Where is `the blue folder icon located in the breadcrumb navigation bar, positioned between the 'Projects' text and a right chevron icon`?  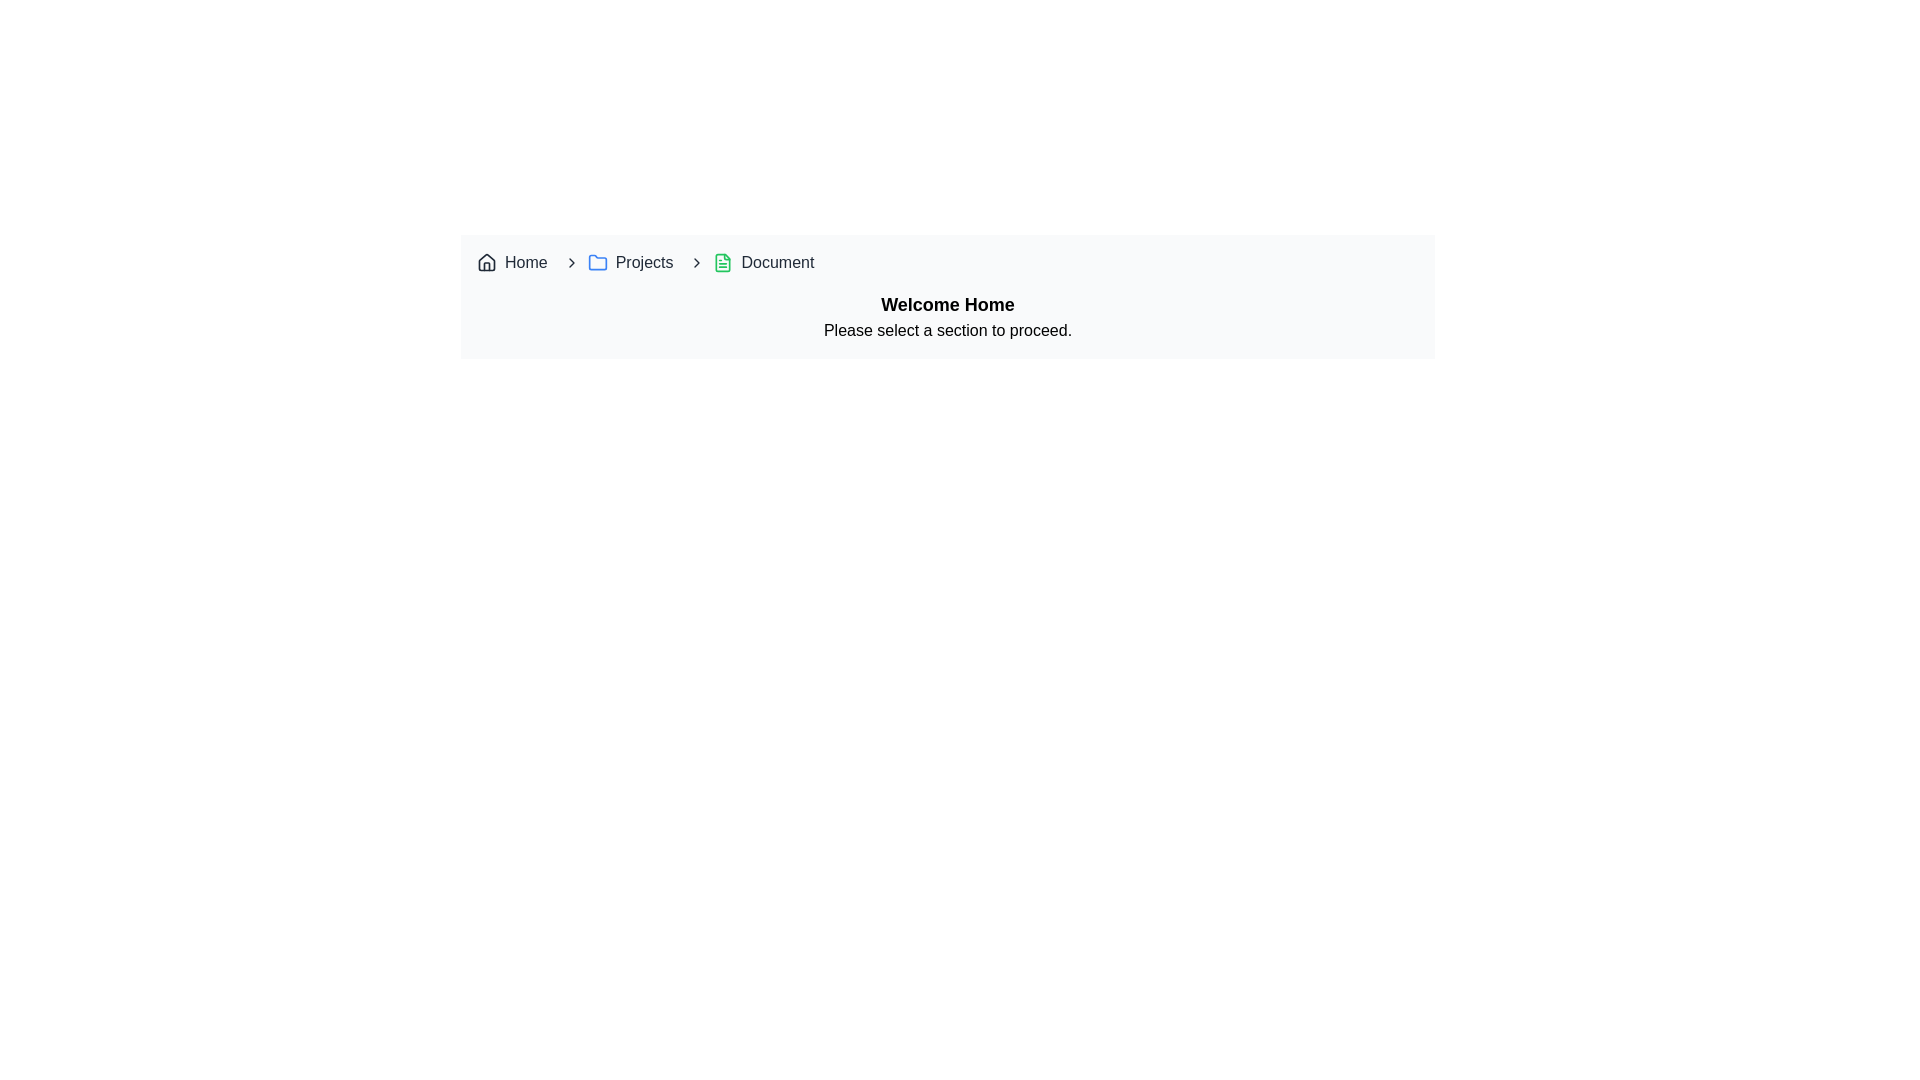
the blue folder icon located in the breadcrumb navigation bar, positioned between the 'Projects' text and a right chevron icon is located at coordinates (596, 261).